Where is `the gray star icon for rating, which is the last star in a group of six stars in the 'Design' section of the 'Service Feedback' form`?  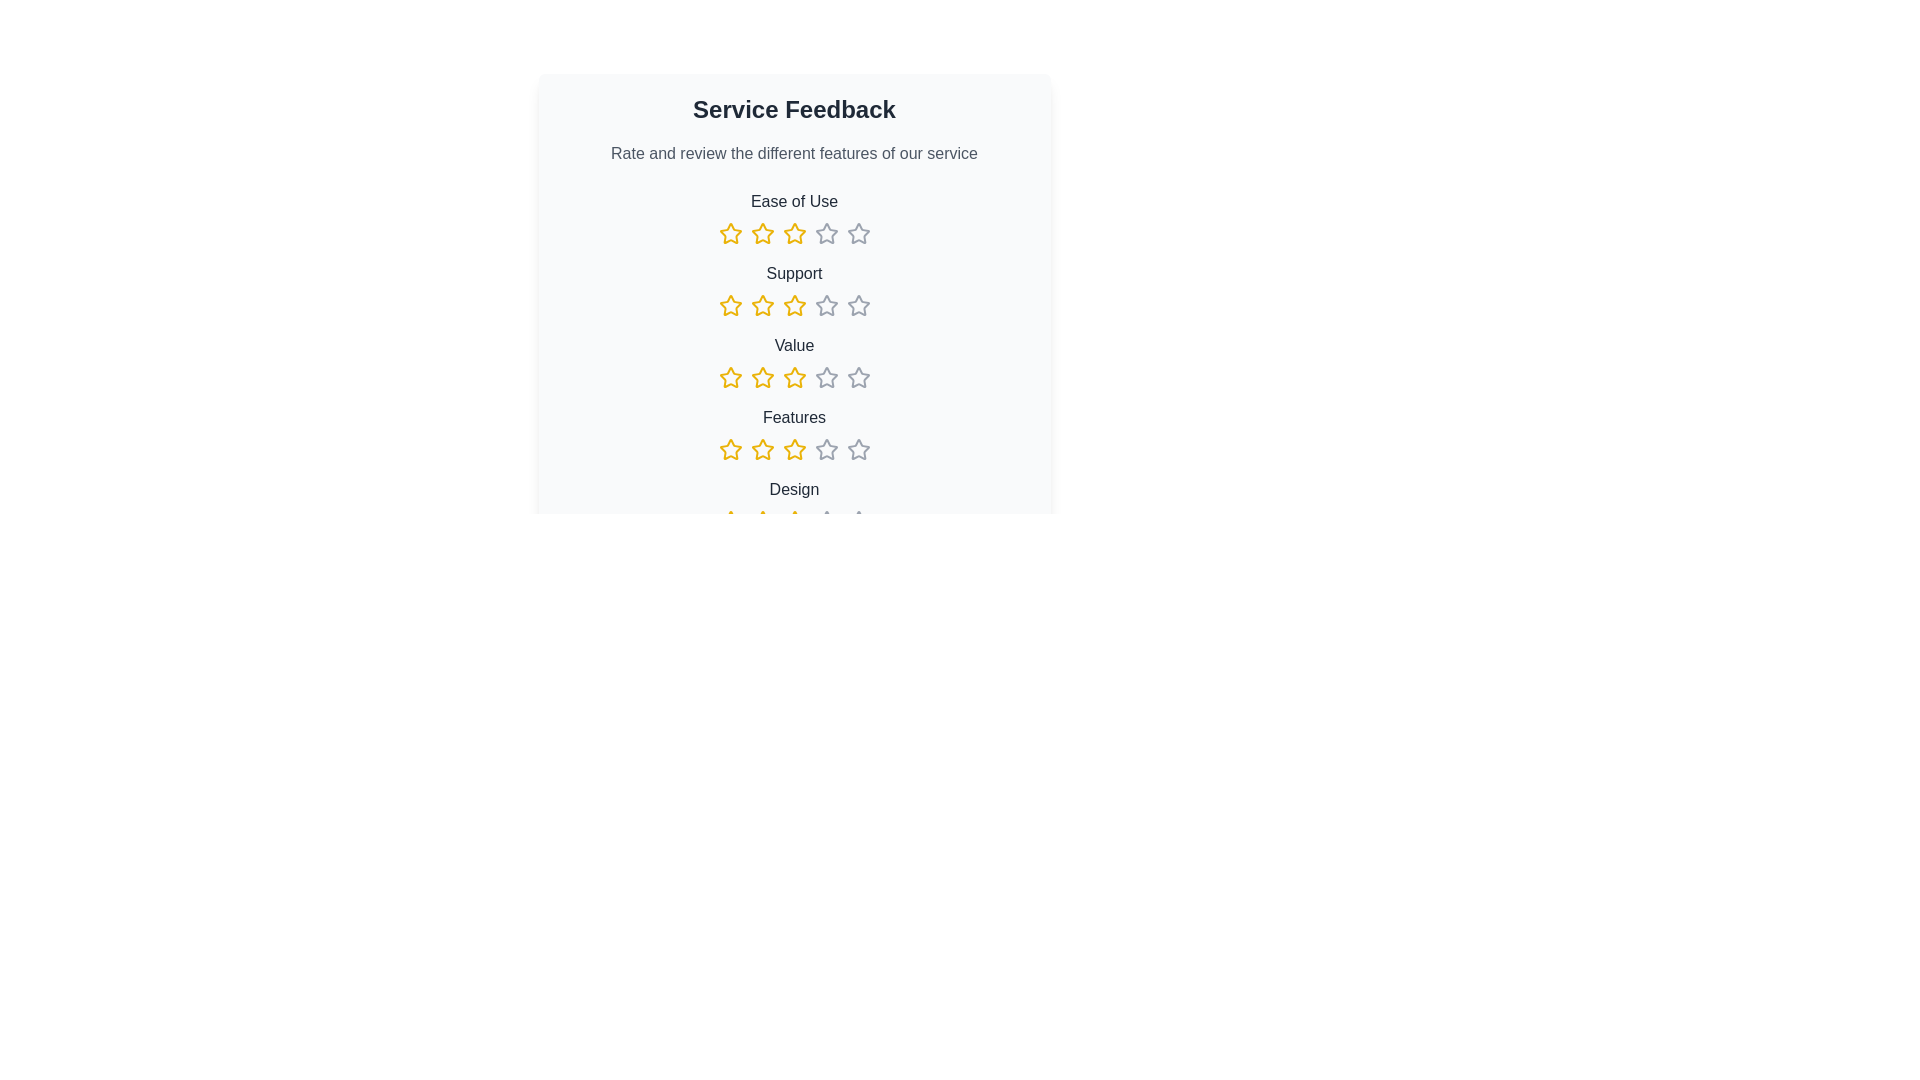 the gray star icon for rating, which is the last star in a group of six stars in the 'Design' section of the 'Service Feedback' form is located at coordinates (858, 520).